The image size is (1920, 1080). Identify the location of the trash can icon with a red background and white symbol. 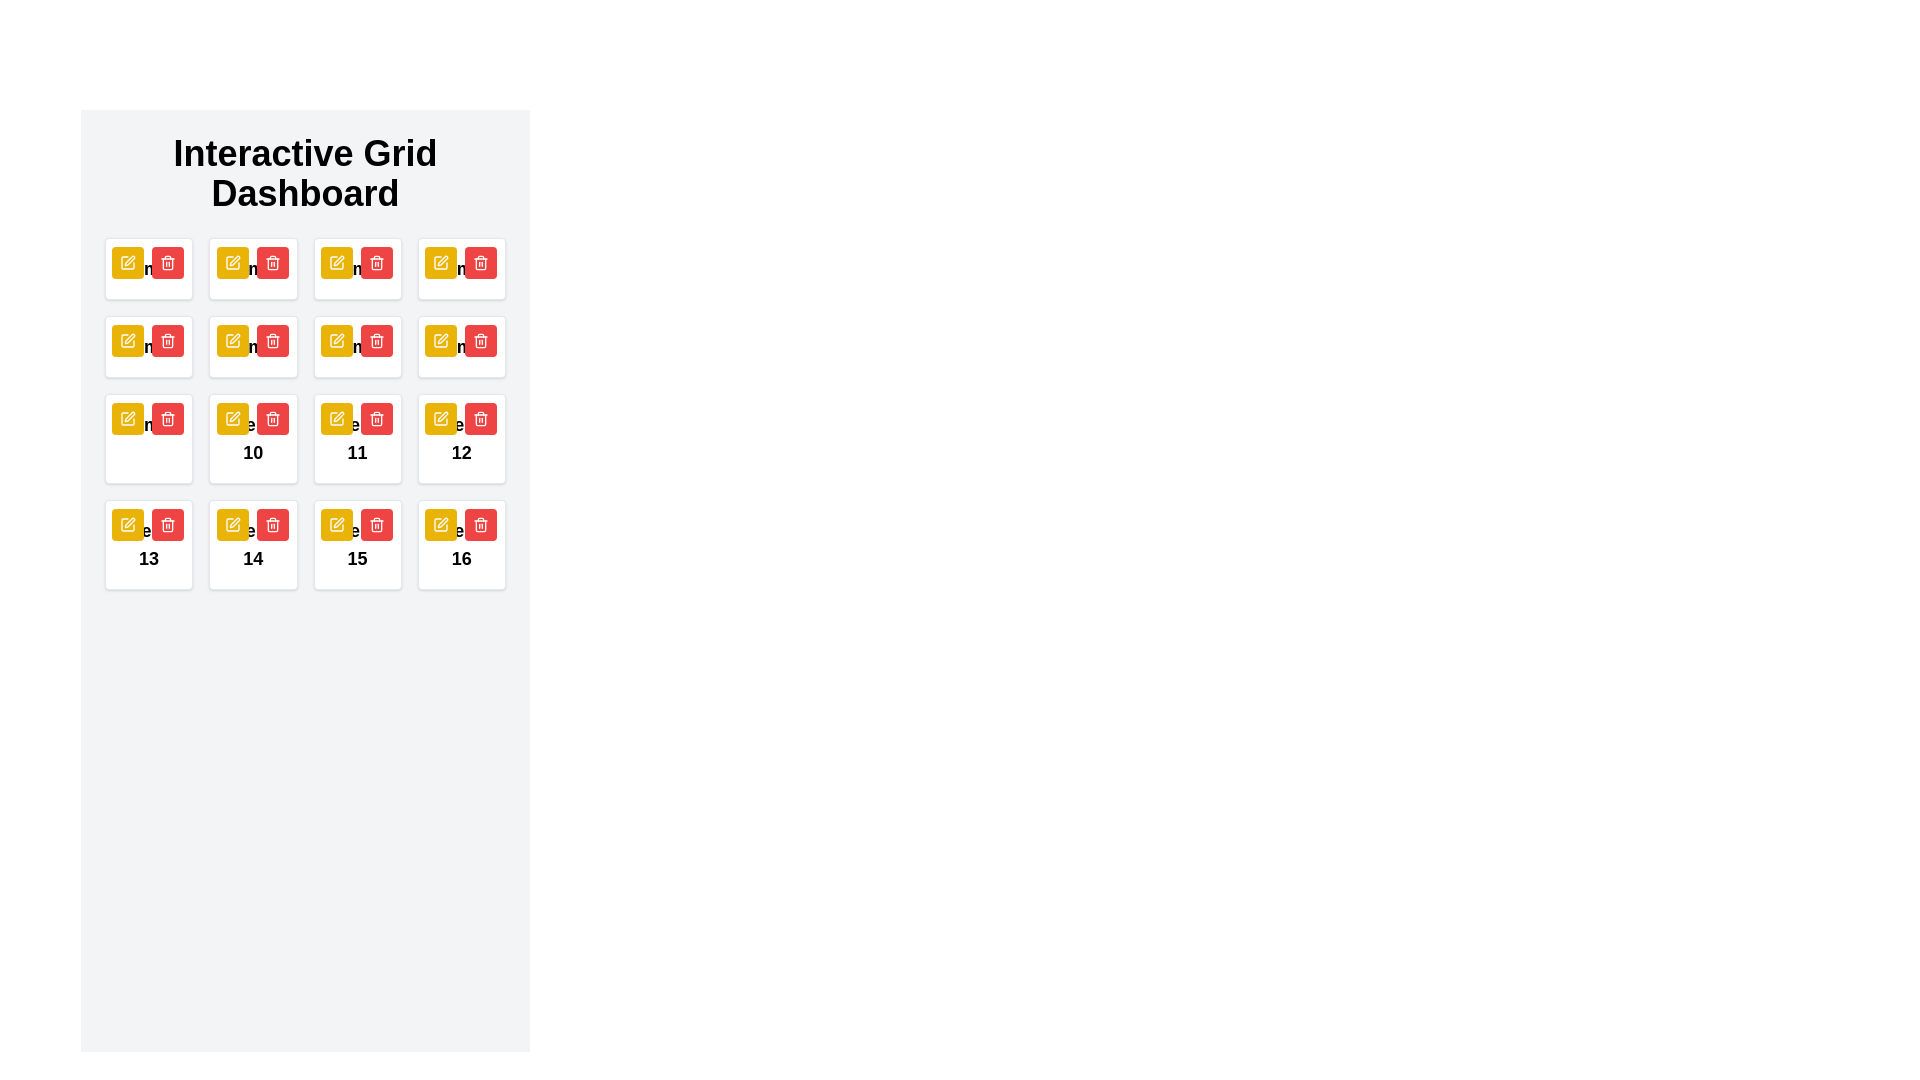
(168, 339).